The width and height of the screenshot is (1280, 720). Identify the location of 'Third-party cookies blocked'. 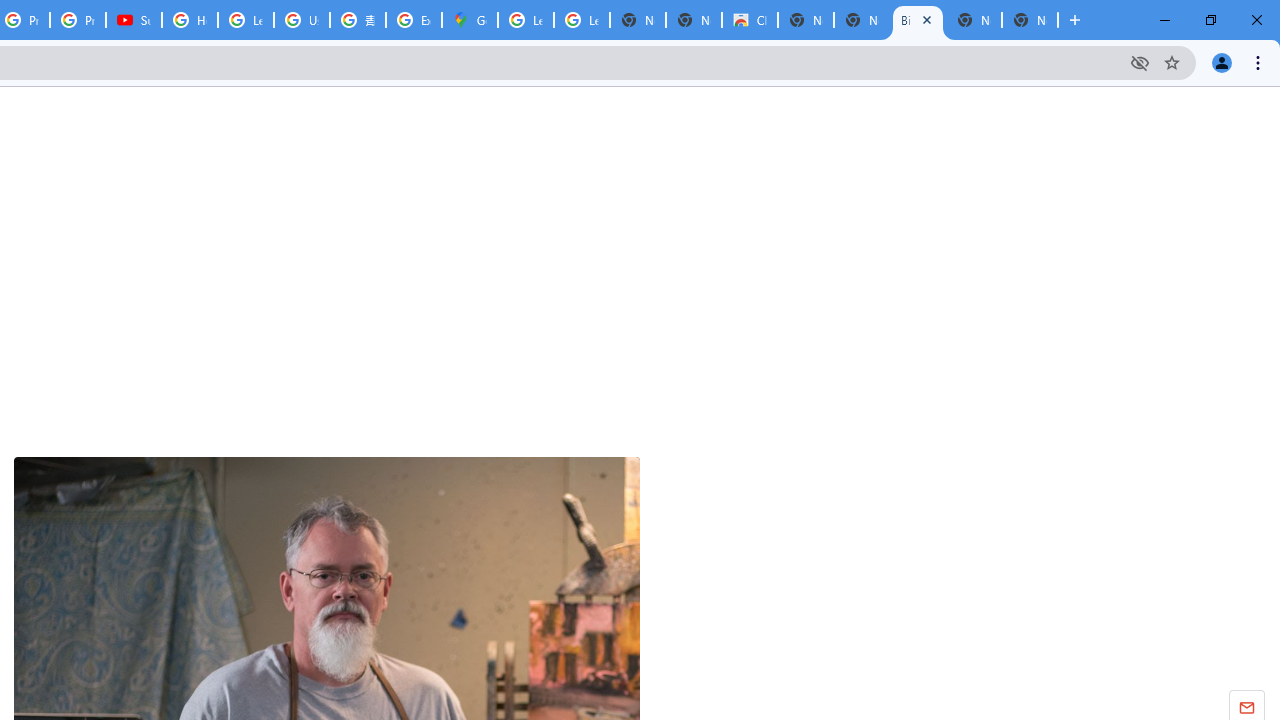
(1139, 61).